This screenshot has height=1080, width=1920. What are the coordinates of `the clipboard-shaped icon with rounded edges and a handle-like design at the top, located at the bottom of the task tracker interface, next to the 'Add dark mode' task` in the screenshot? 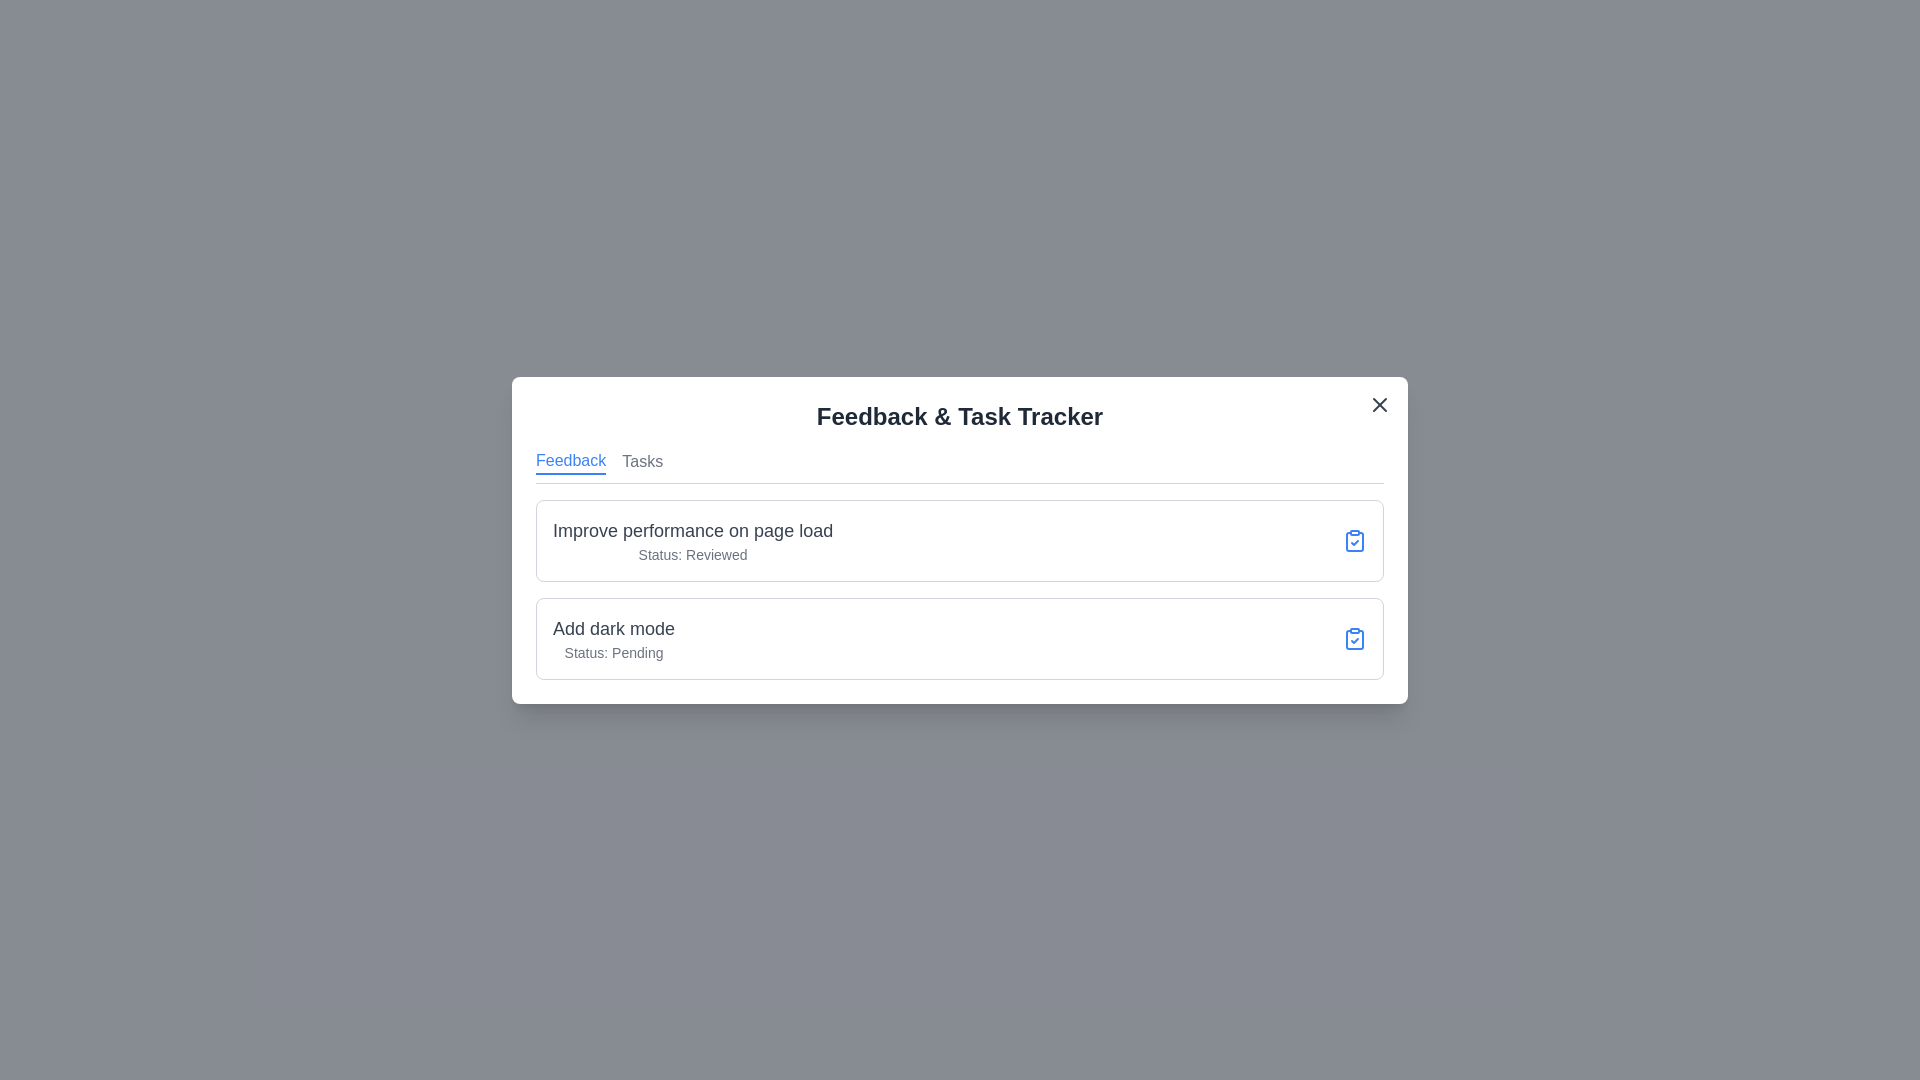 It's located at (1354, 639).